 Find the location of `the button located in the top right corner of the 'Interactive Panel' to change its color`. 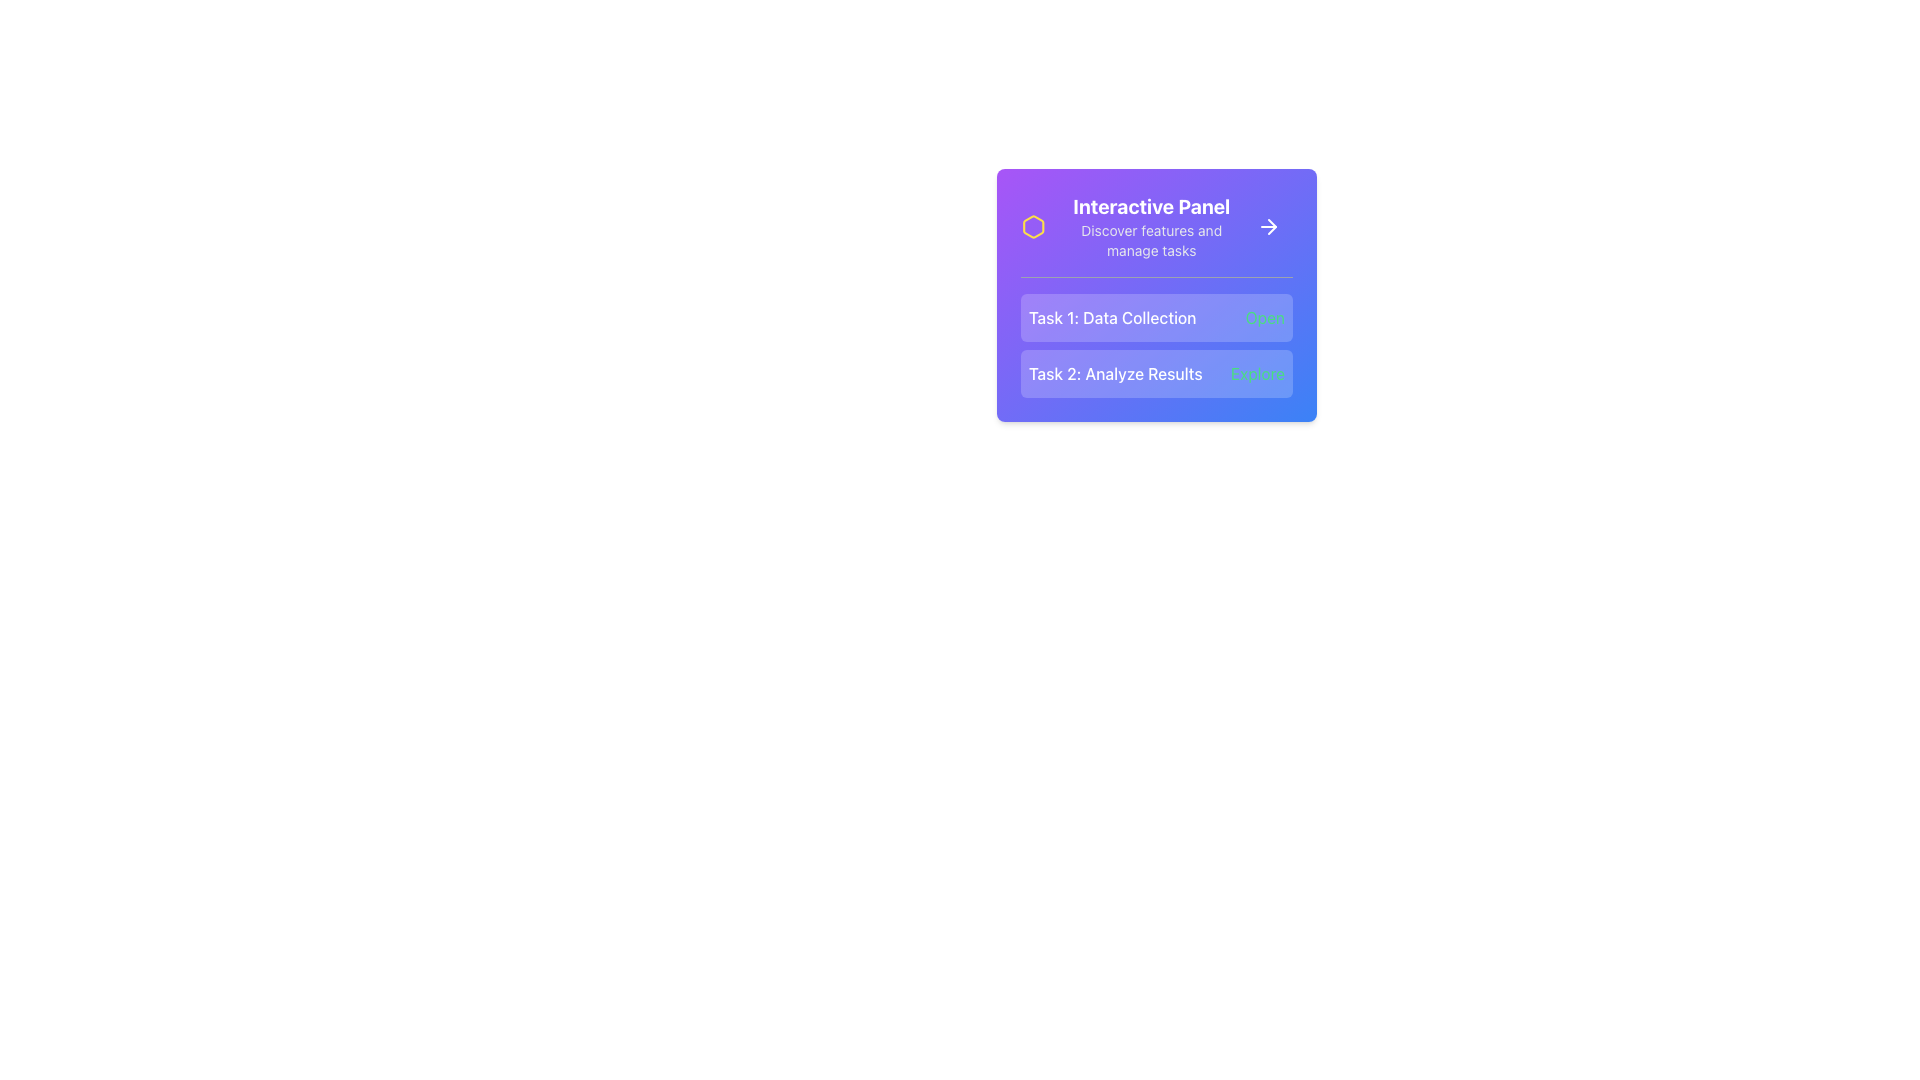

the button located in the top right corner of the 'Interactive Panel' to change its color is located at coordinates (1267, 226).